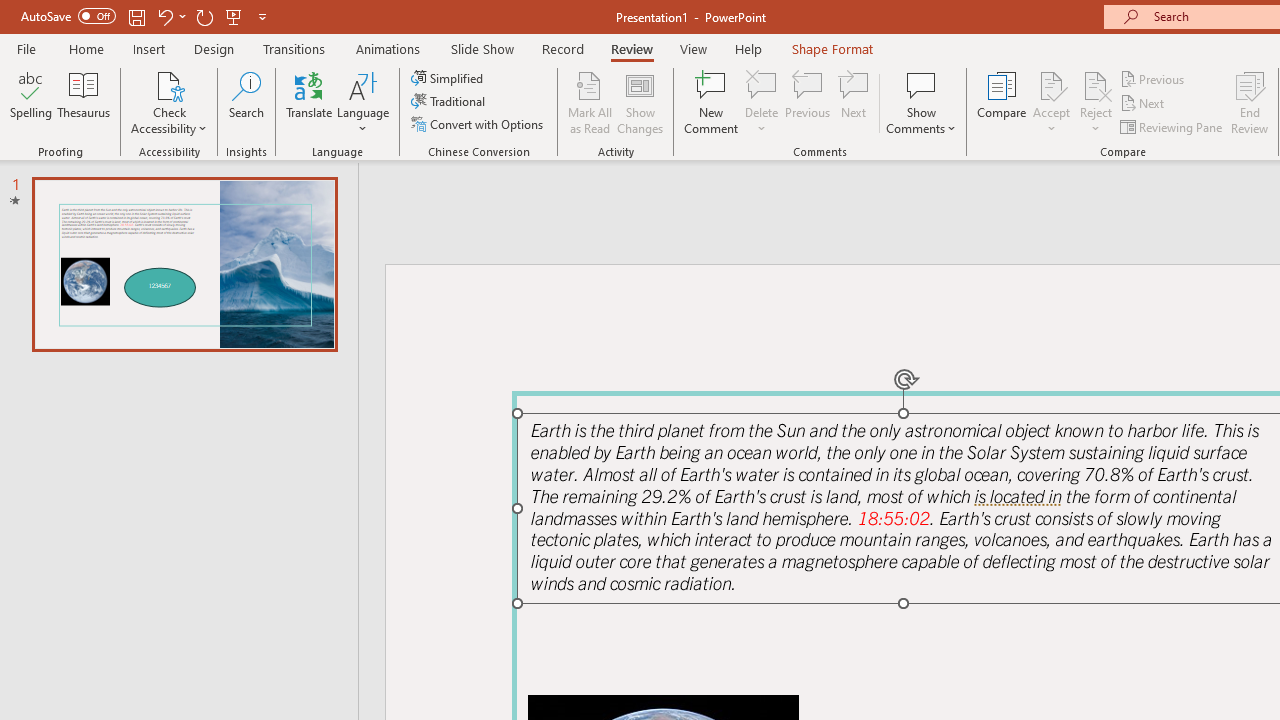  I want to click on 'Show Changes', so click(640, 103).